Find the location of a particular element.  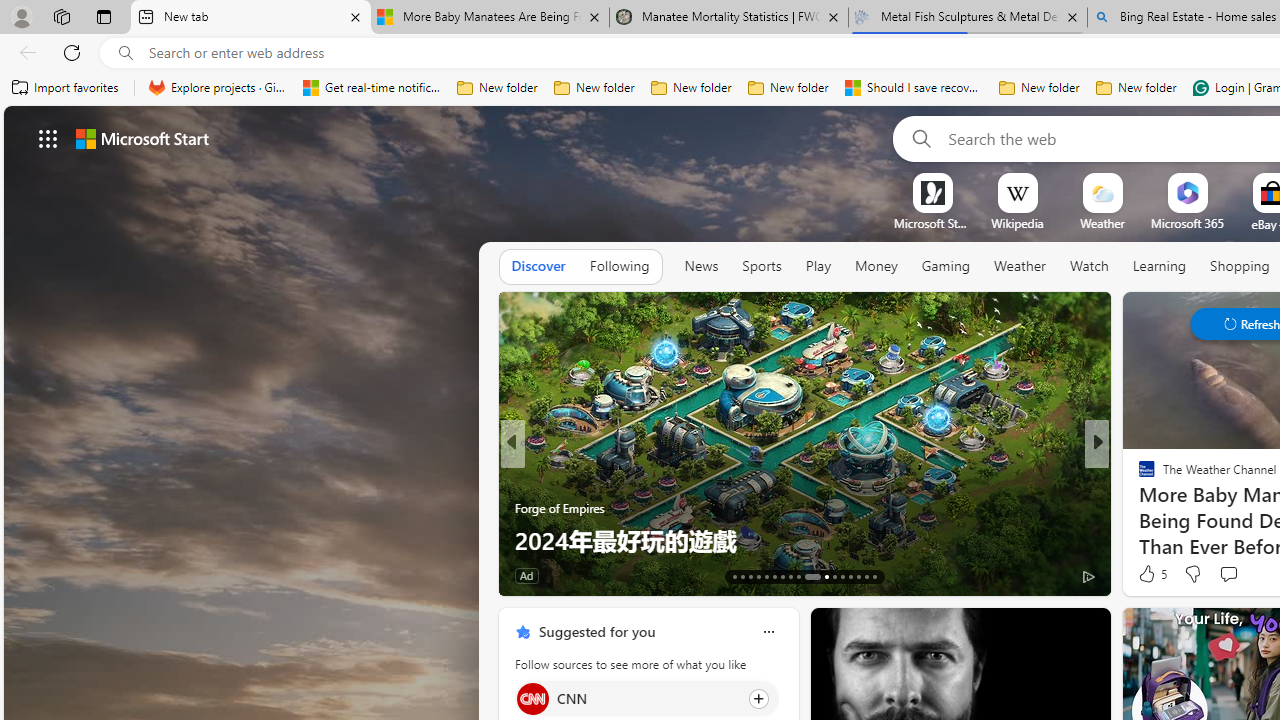

'Following' is located at coordinates (618, 265).